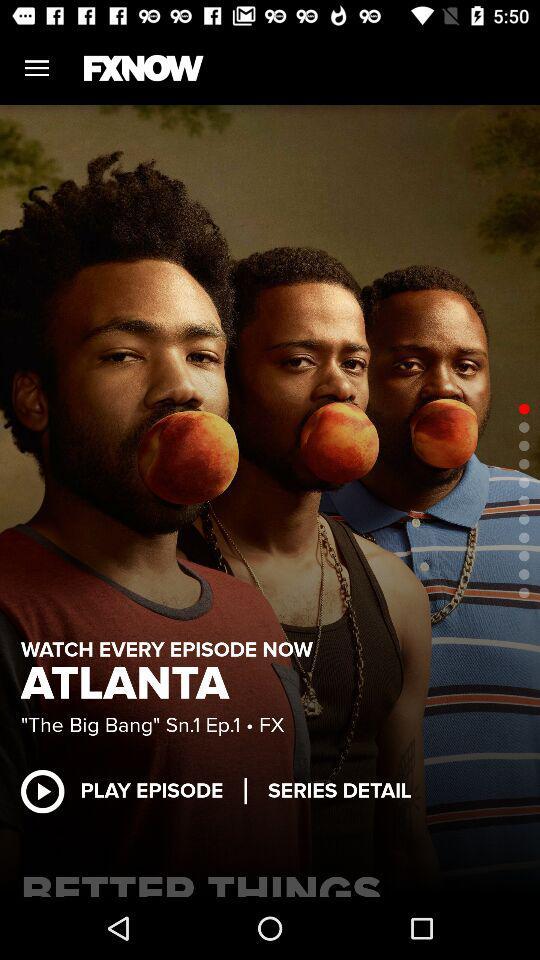 The width and height of the screenshot is (540, 960). What do you see at coordinates (132, 791) in the screenshot?
I see `the play episode` at bounding box center [132, 791].